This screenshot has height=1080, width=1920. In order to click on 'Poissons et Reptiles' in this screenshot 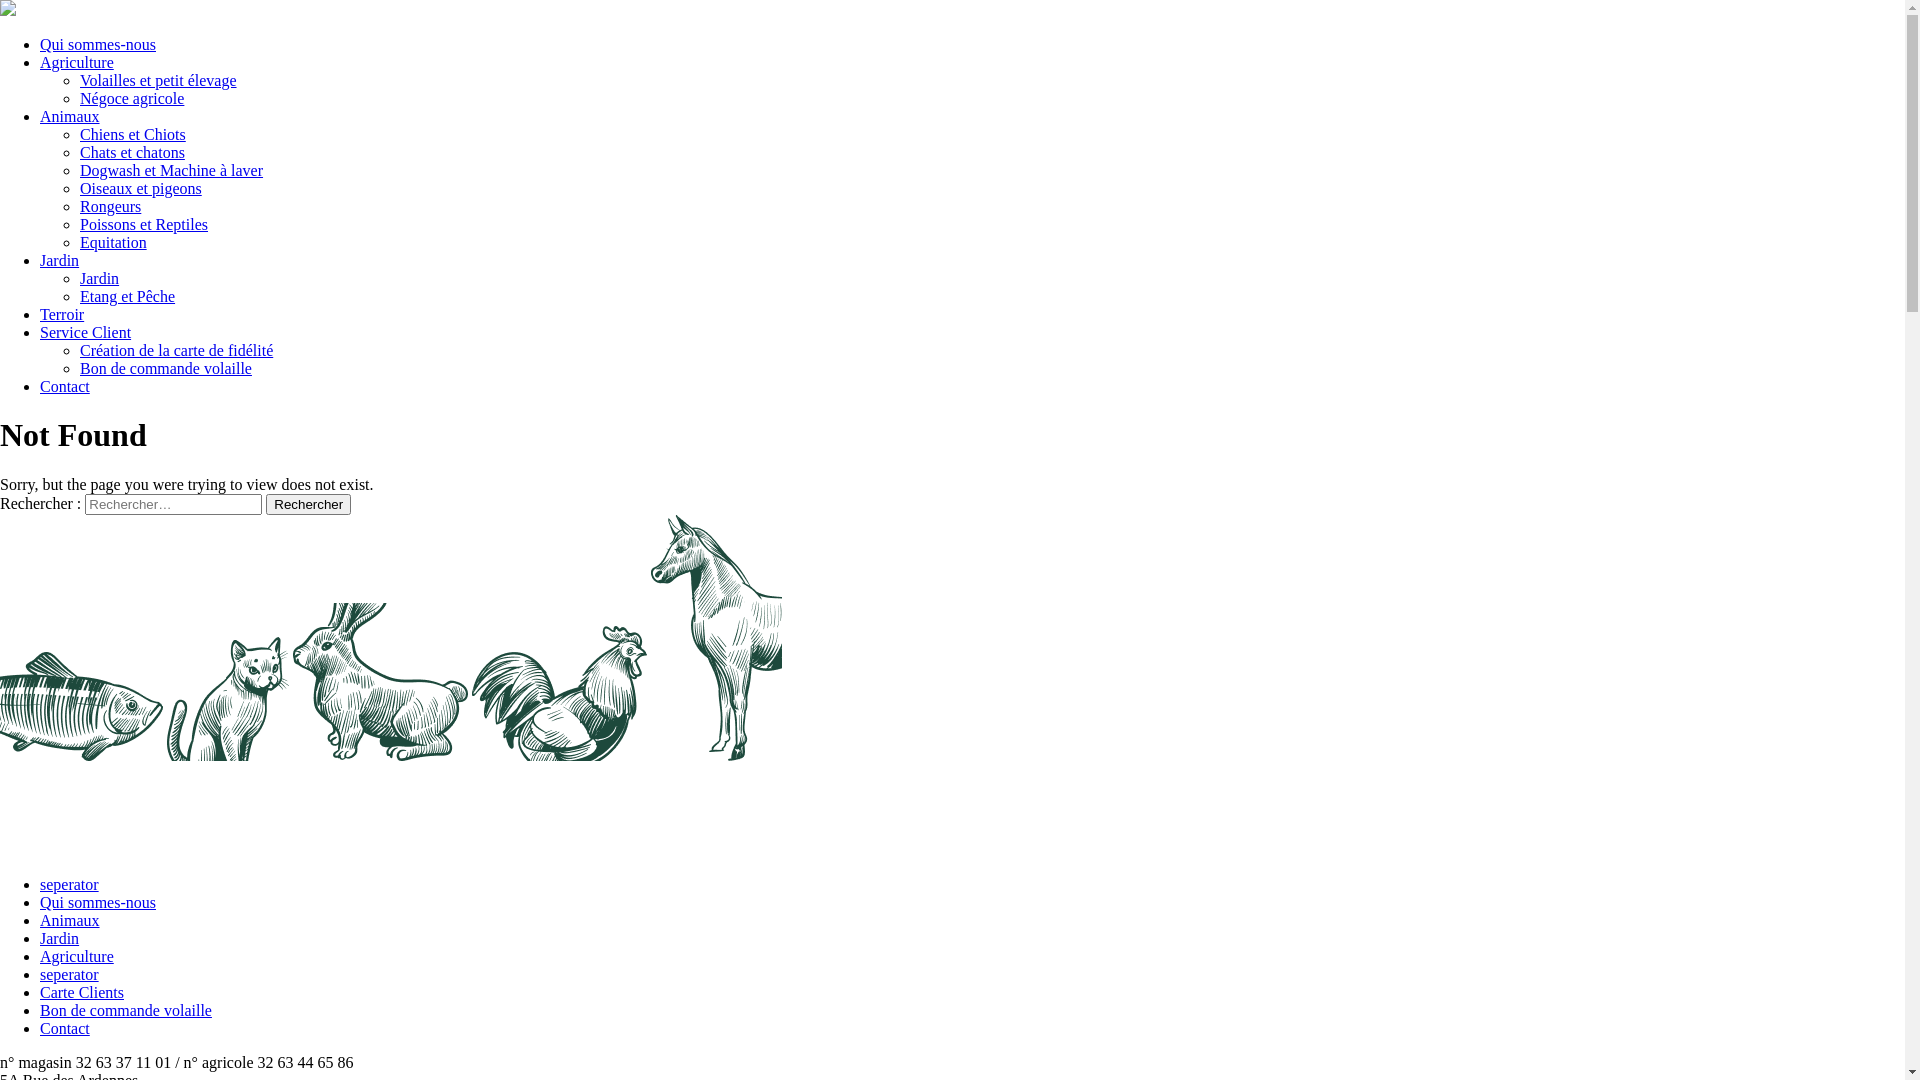, I will do `click(143, 224)`.